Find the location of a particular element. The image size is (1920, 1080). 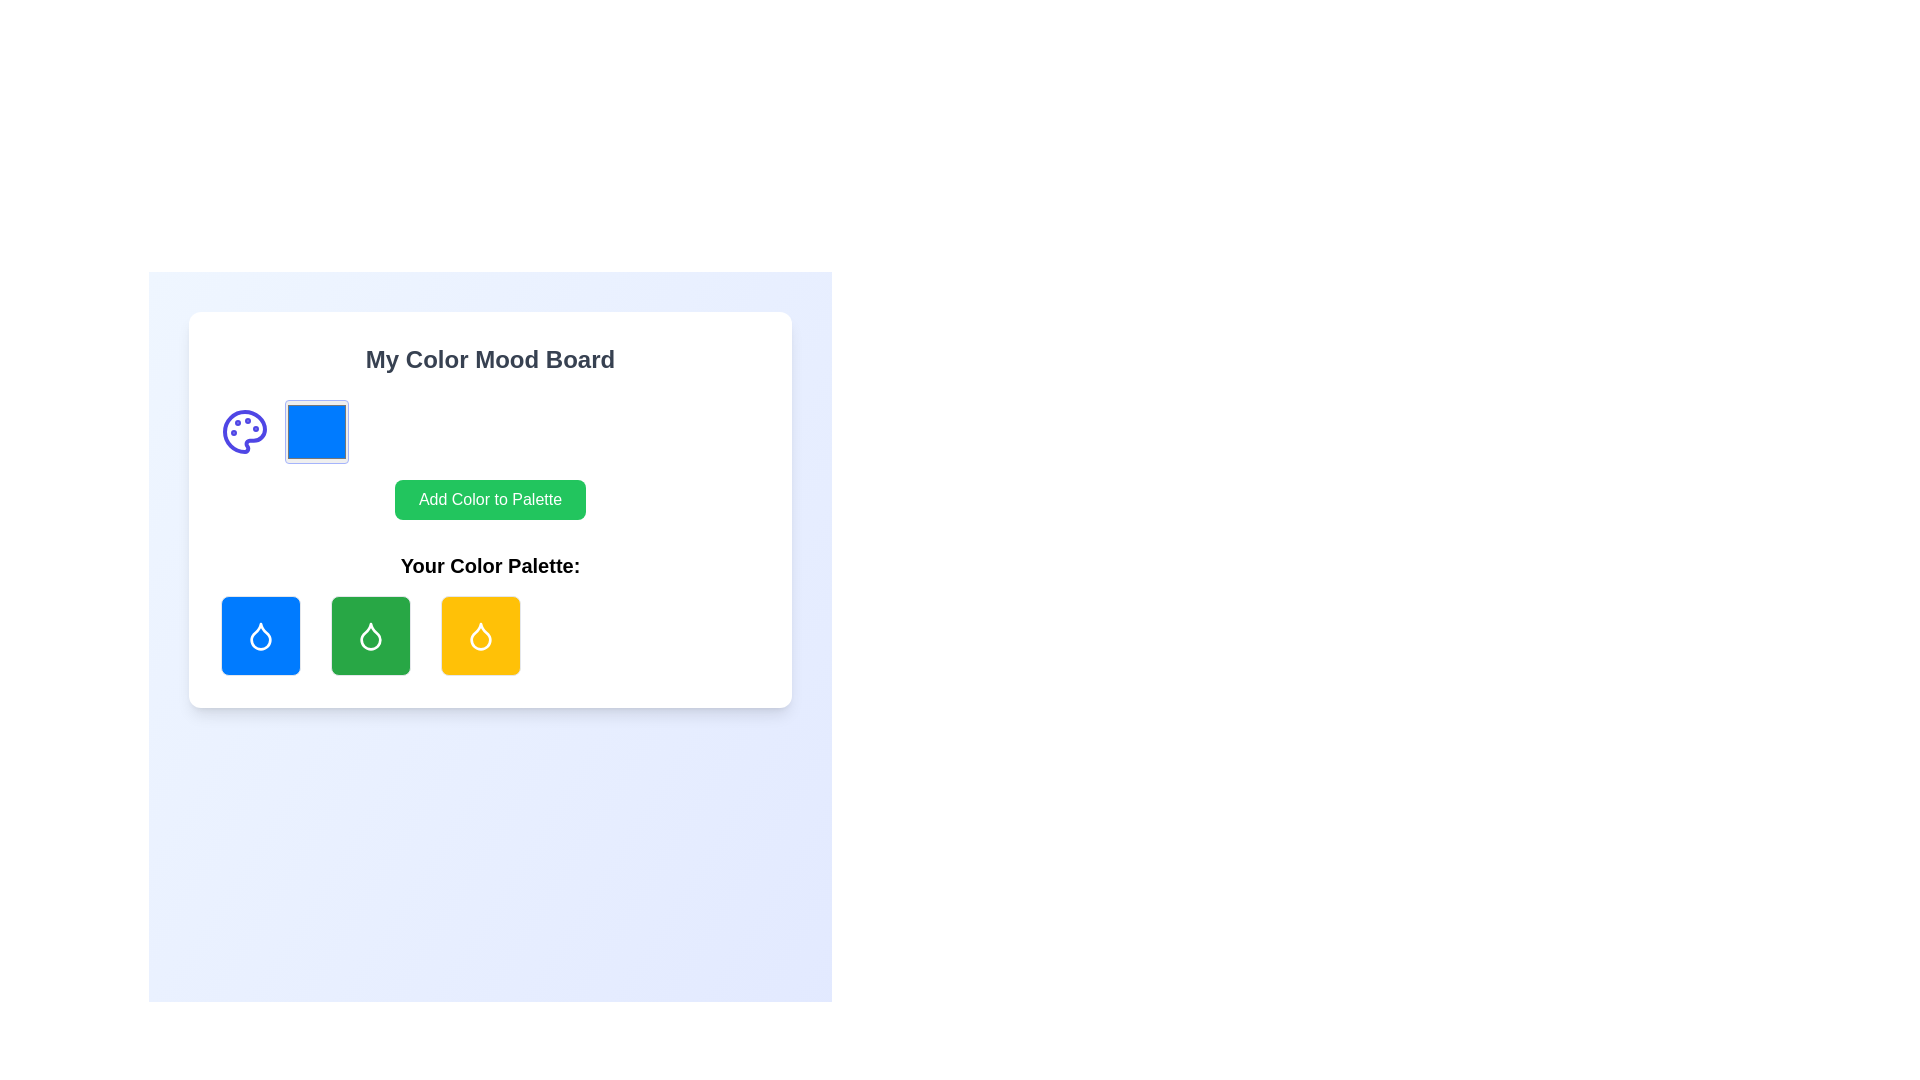

the green rectangular button labeled 'Add Color to Palette' to observe its hover effect is located at coordinates (490, 499).